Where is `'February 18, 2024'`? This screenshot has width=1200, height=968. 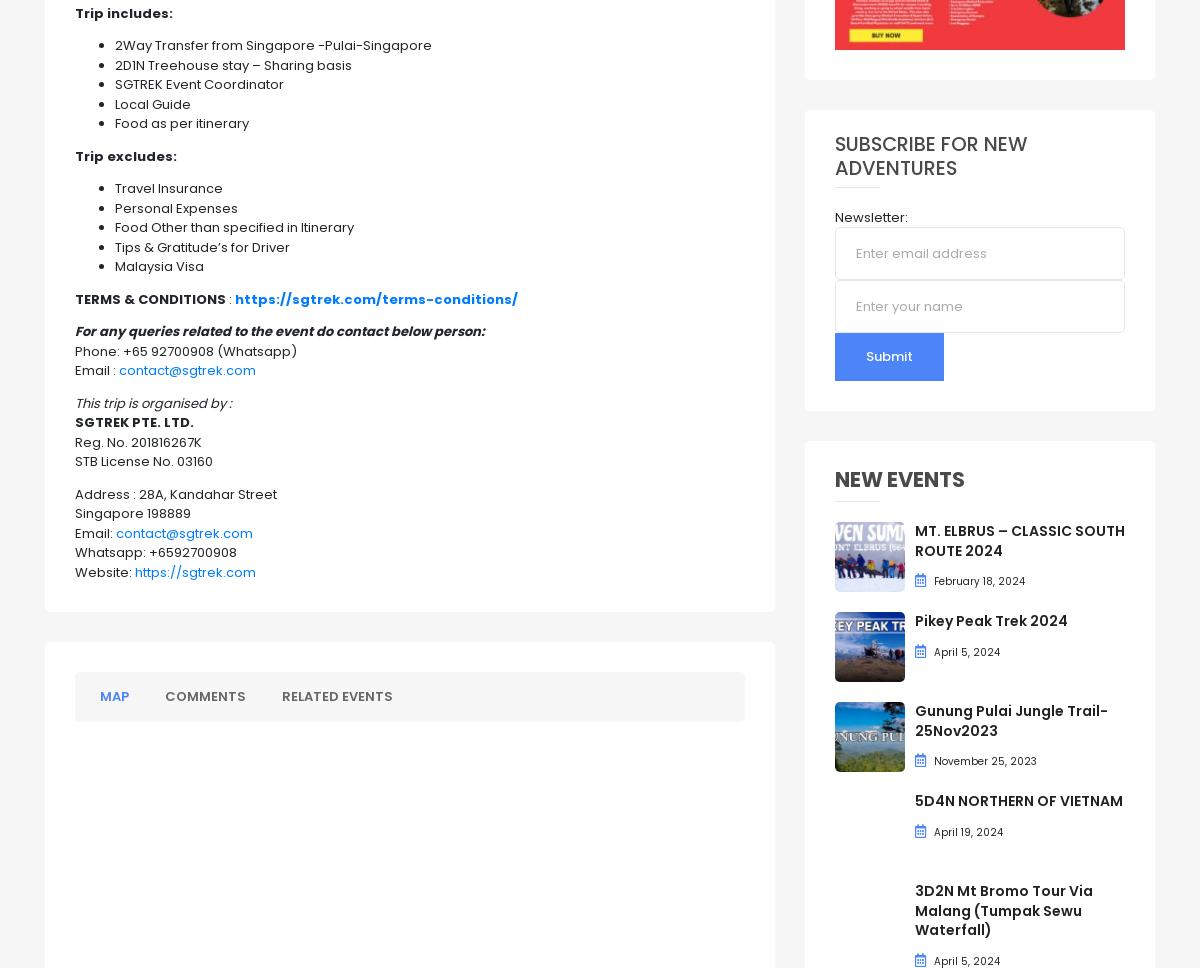 'February 18, 2024' is located at coordinates (979, 581).